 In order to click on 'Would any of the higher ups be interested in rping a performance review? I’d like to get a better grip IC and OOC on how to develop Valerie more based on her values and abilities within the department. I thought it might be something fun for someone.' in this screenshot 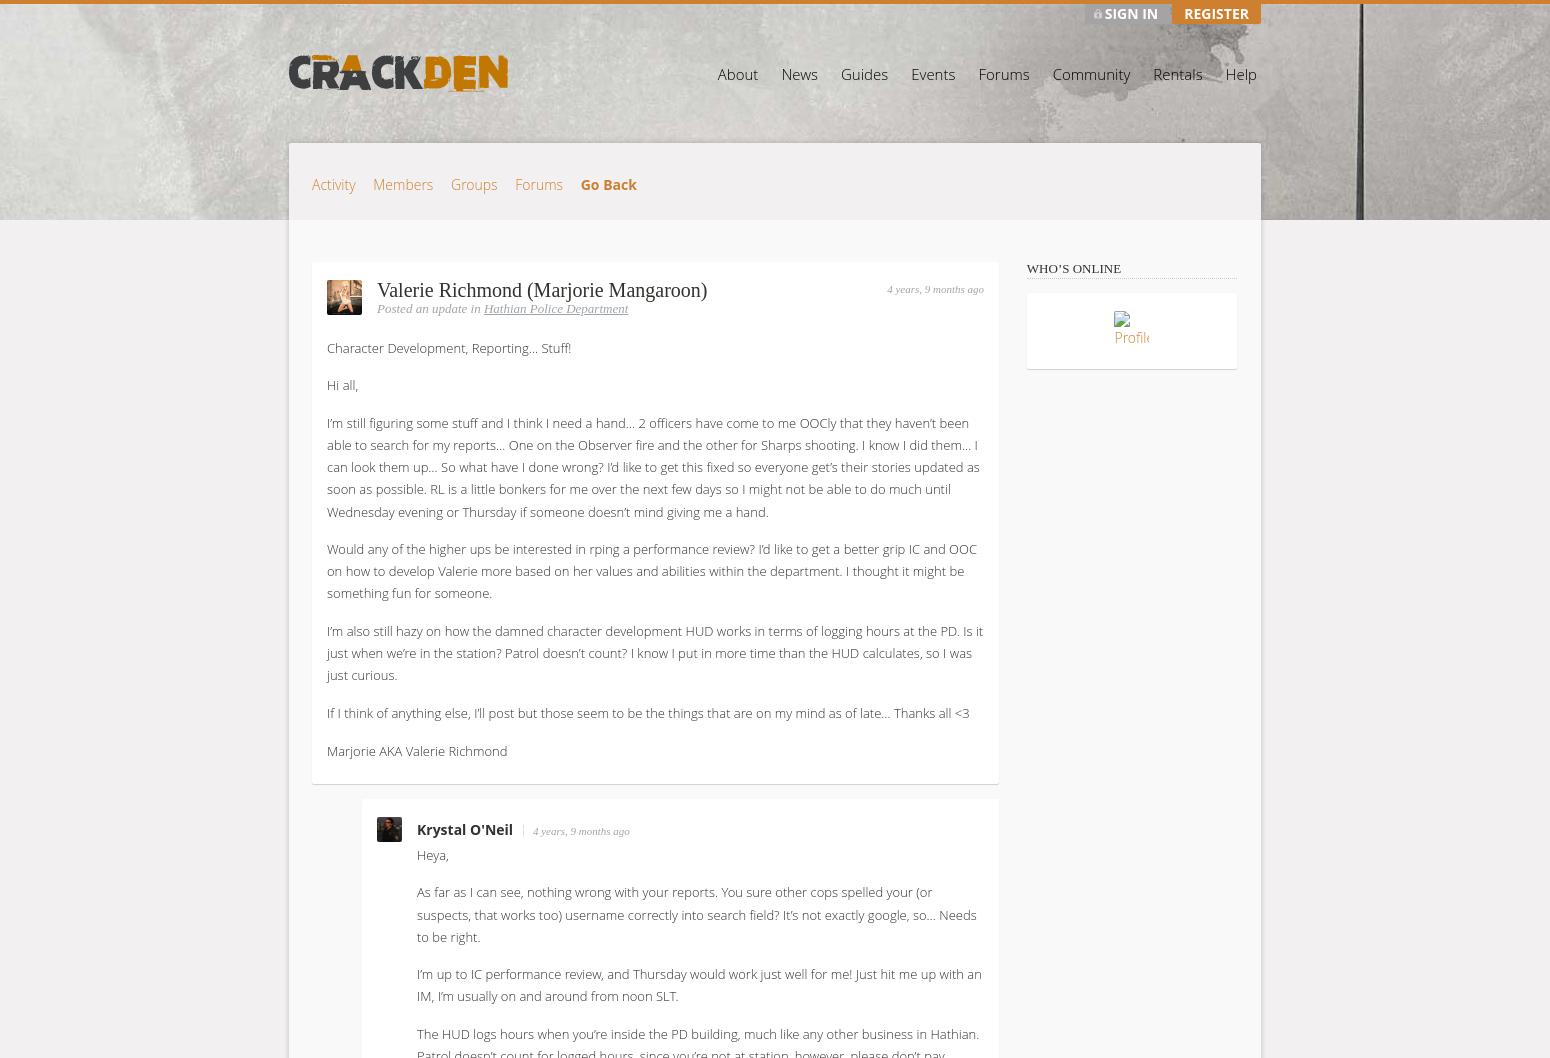, I will do `click(650, 571)`.